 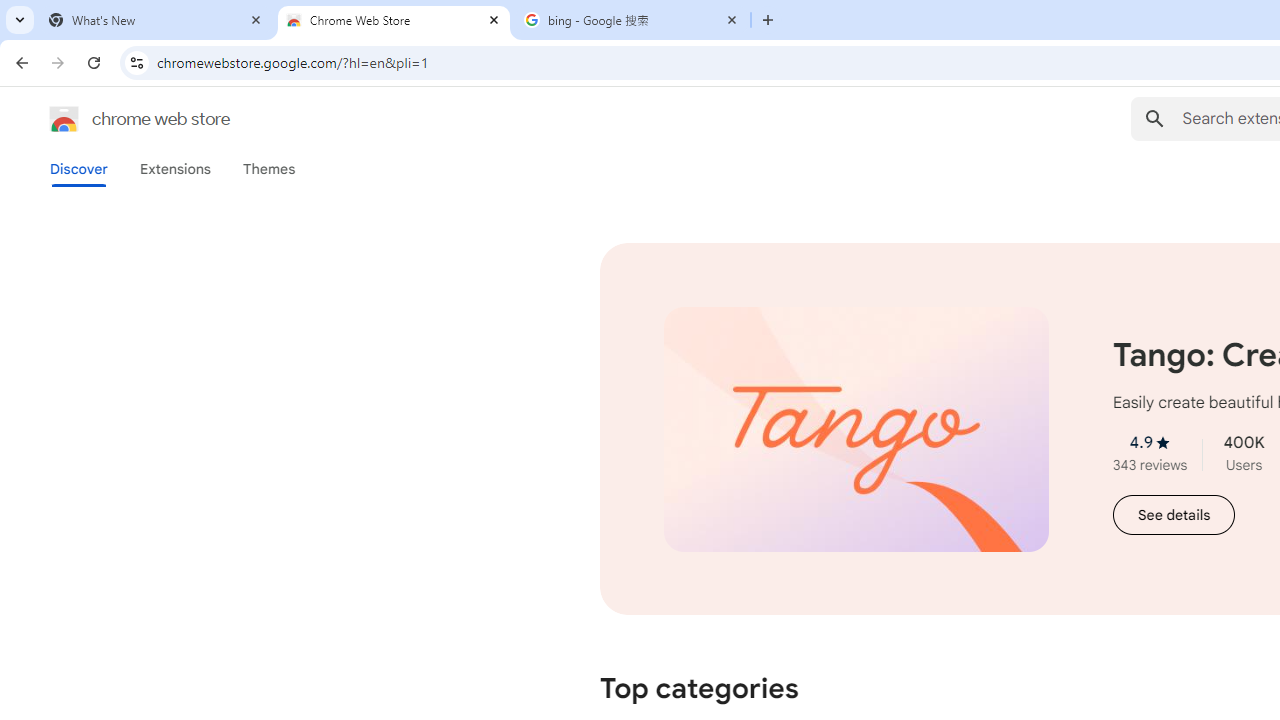 What do you see at coordinates (155, 20) in the screenshot?
I see `'What'` at bounding box center [155, 20].